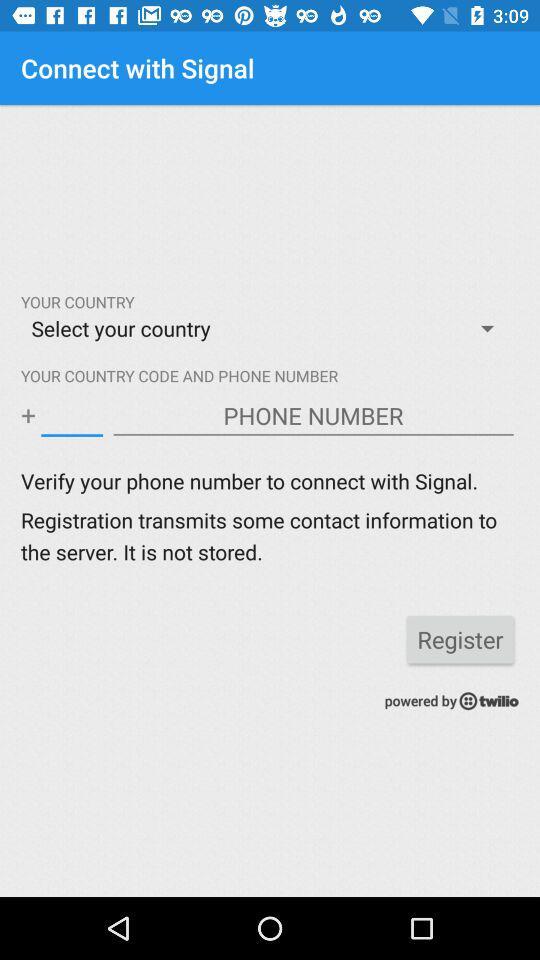 The height and width of the screenshot is (960, 540). I want to click on focus field to enter phone number, so click(313, 415).